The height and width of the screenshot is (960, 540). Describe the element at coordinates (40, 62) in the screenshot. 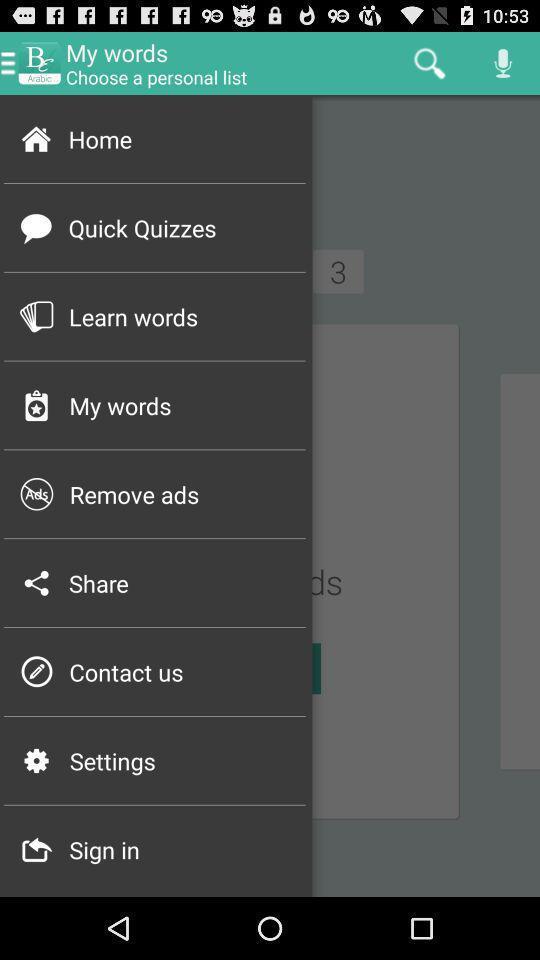

I see `move to left of mywords` at that location.